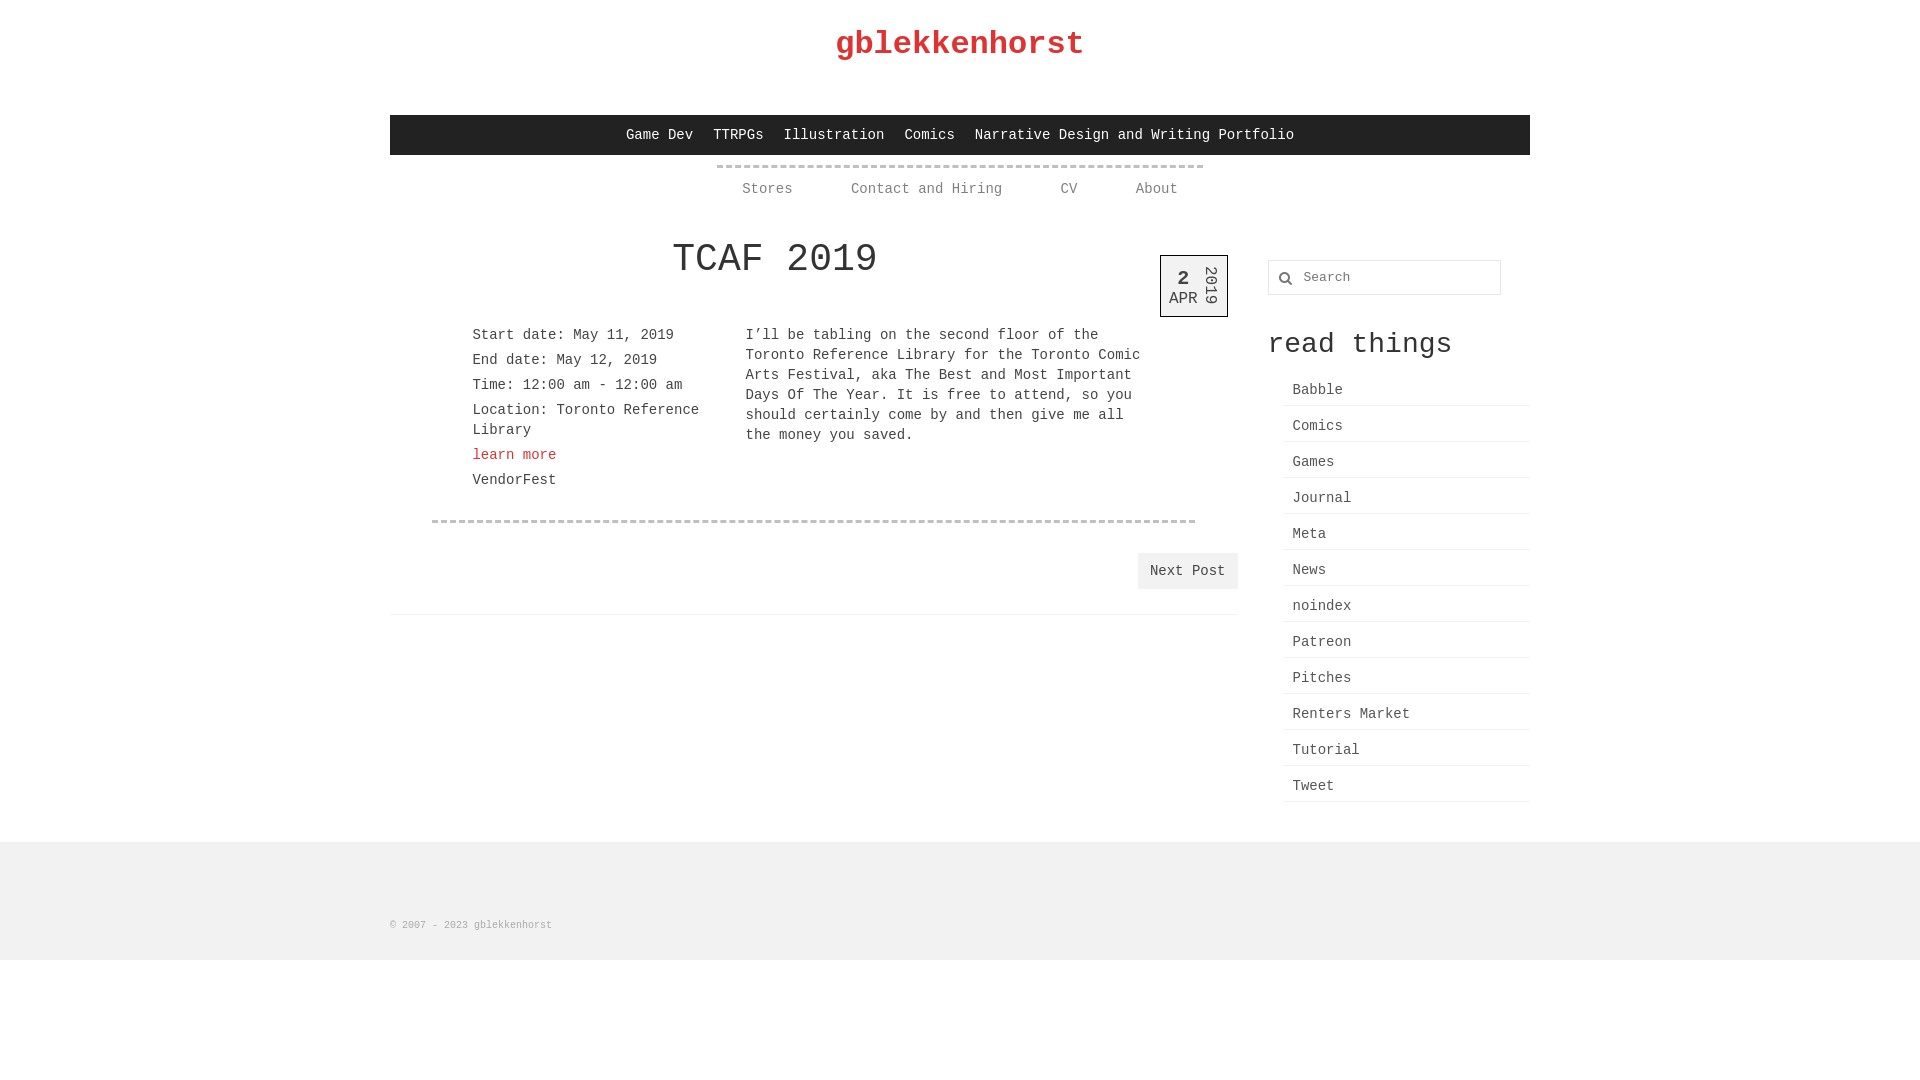 The height and width of the screenshot is (1080, 1920). What do you see at coordinates (702, 135) in the screenshot?
I see `'TTRPGs'` at bounding box center [702, 135].